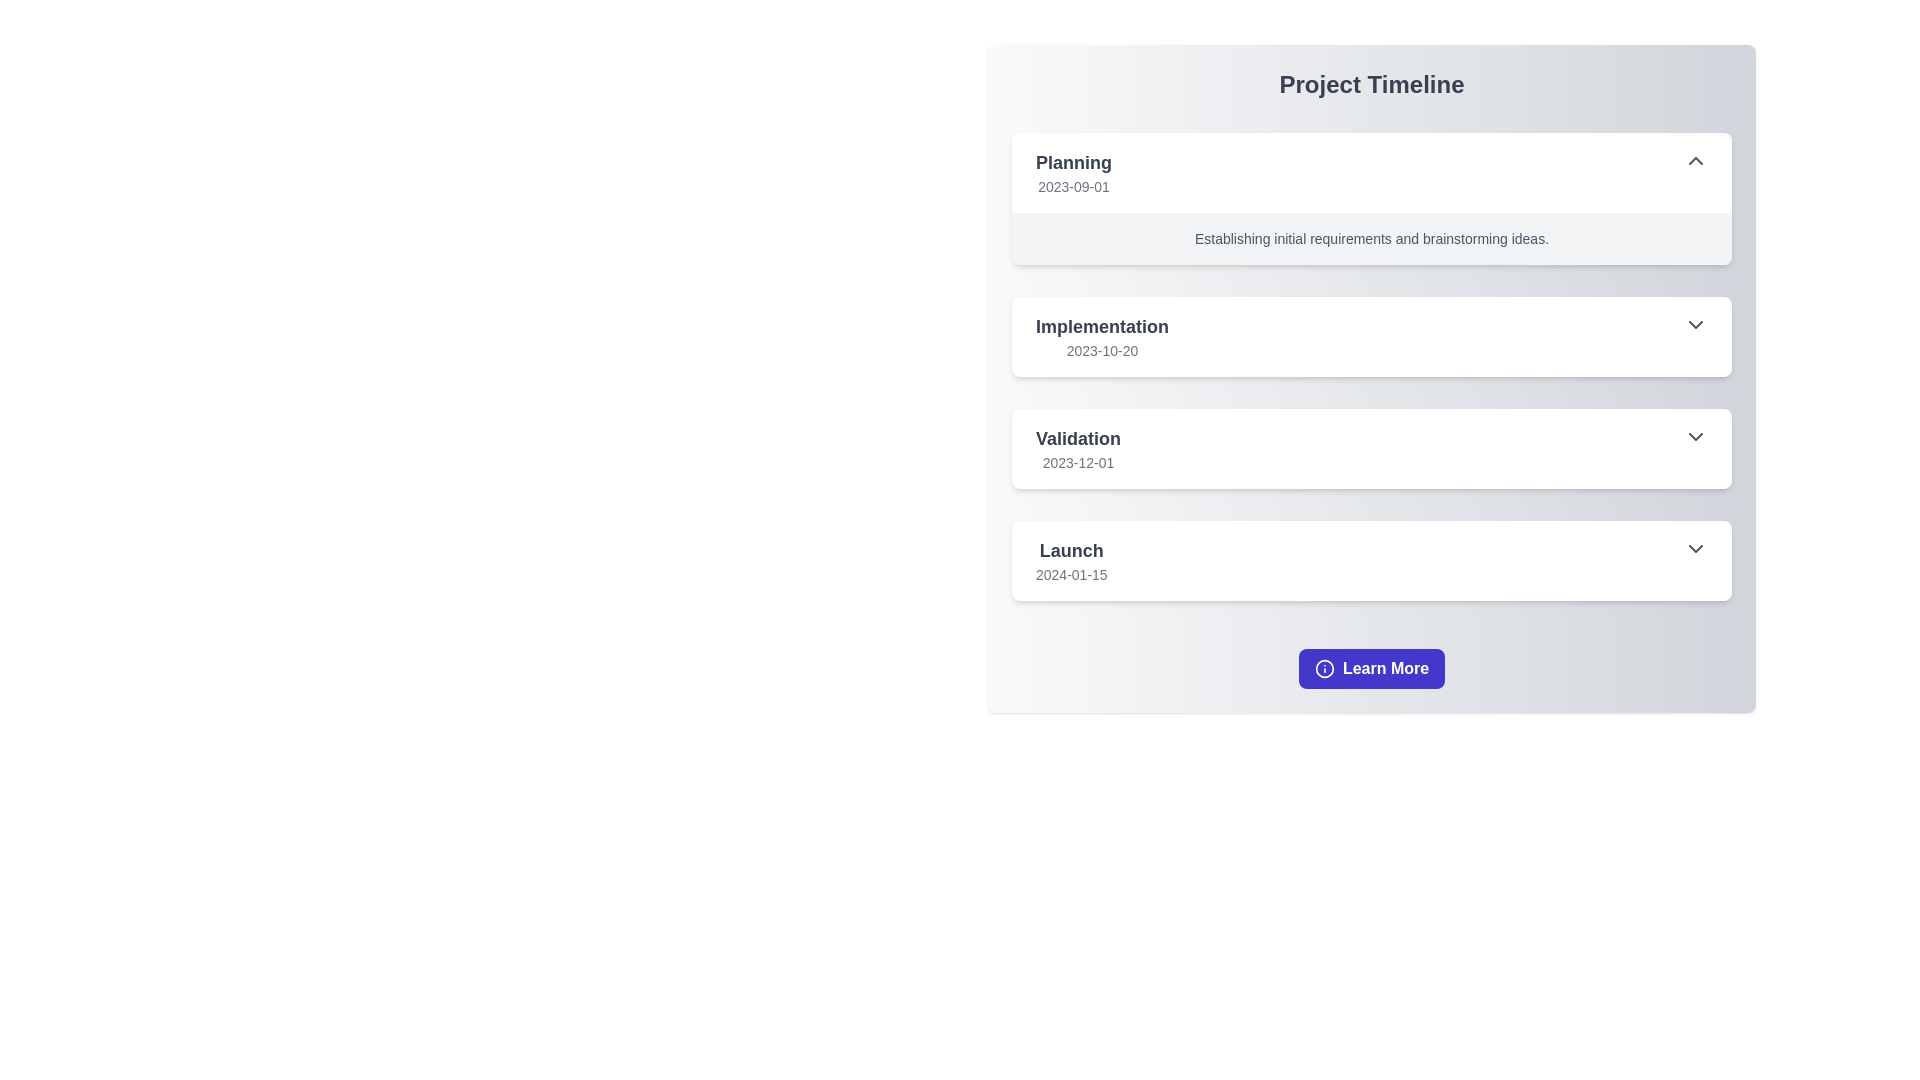  What do you see at coordinates (1694, 435) in the screenshot?
I see `the downward-facing chevron icon in the 'Validation' entry` at bounding box center [1694, 435].